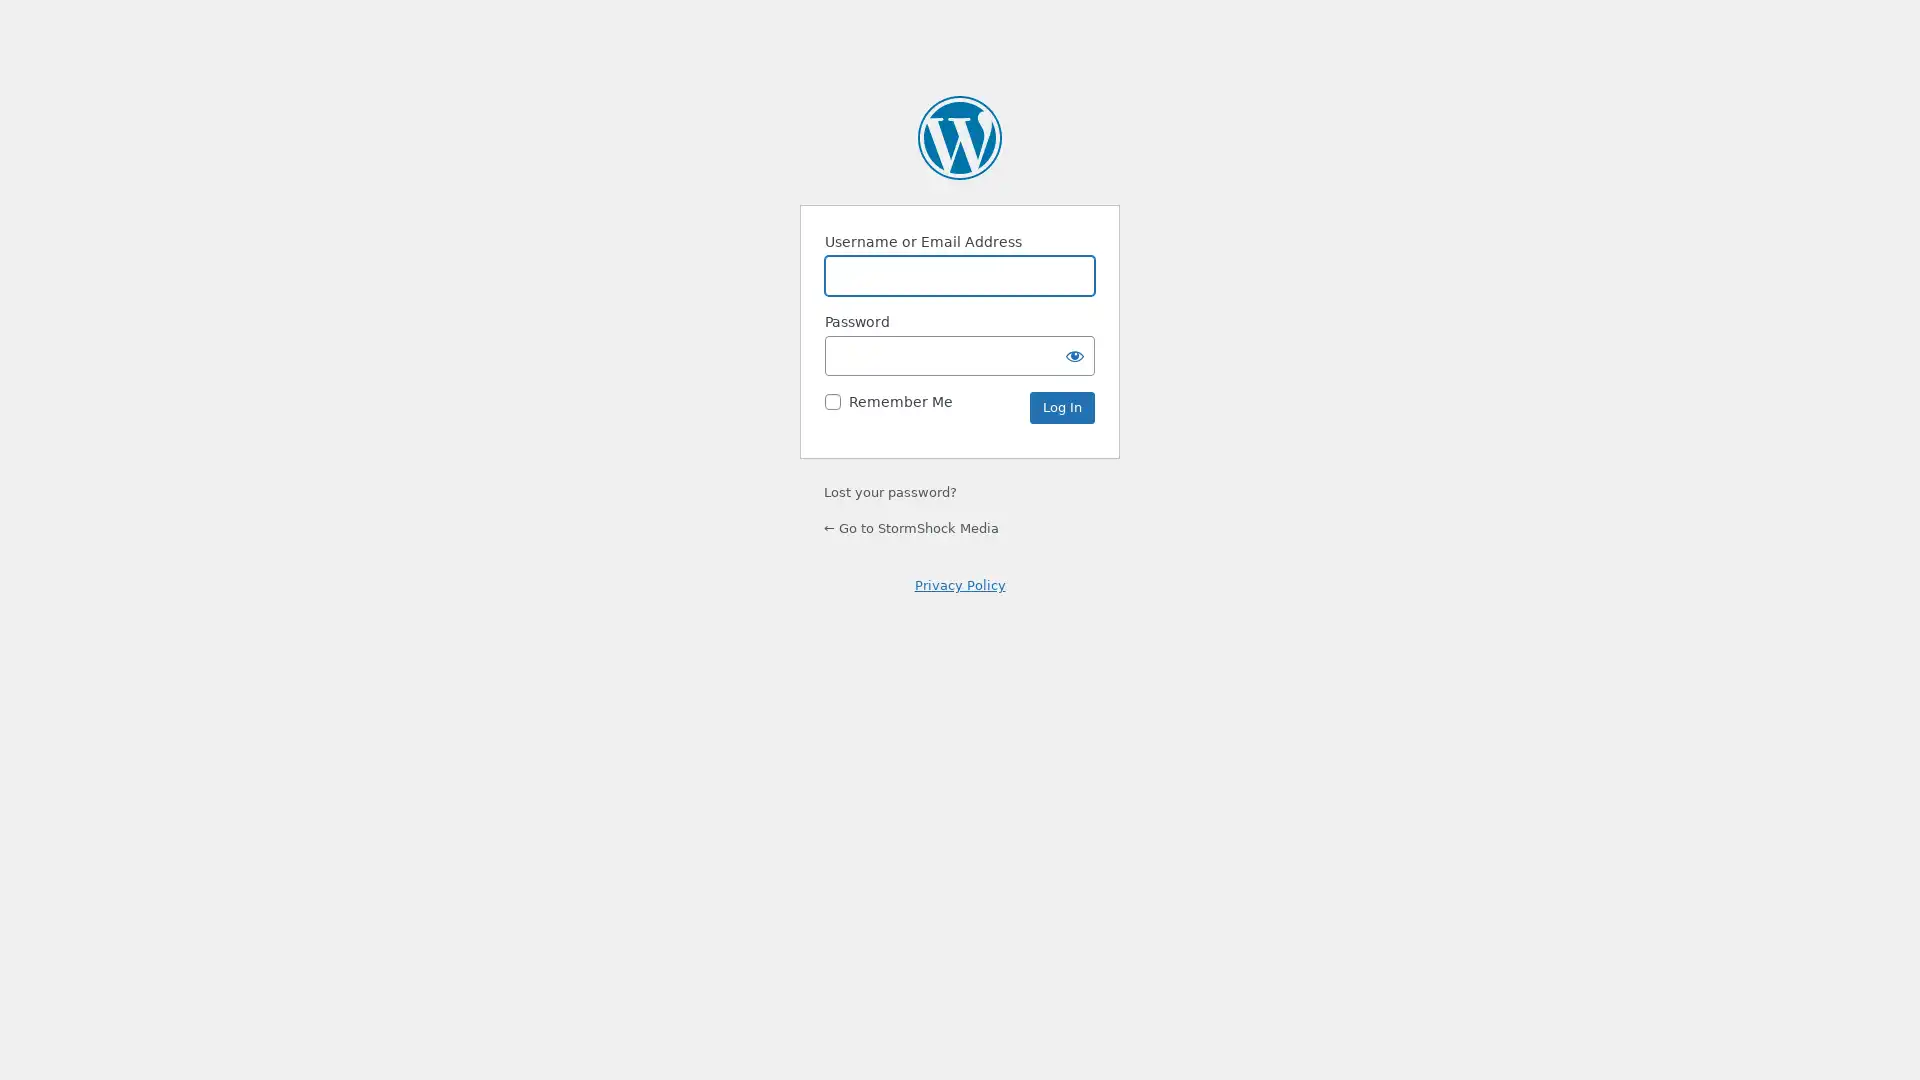  Describe the element at coordinates (1074, 354) in the screenshot. I see `Show password` at that location.